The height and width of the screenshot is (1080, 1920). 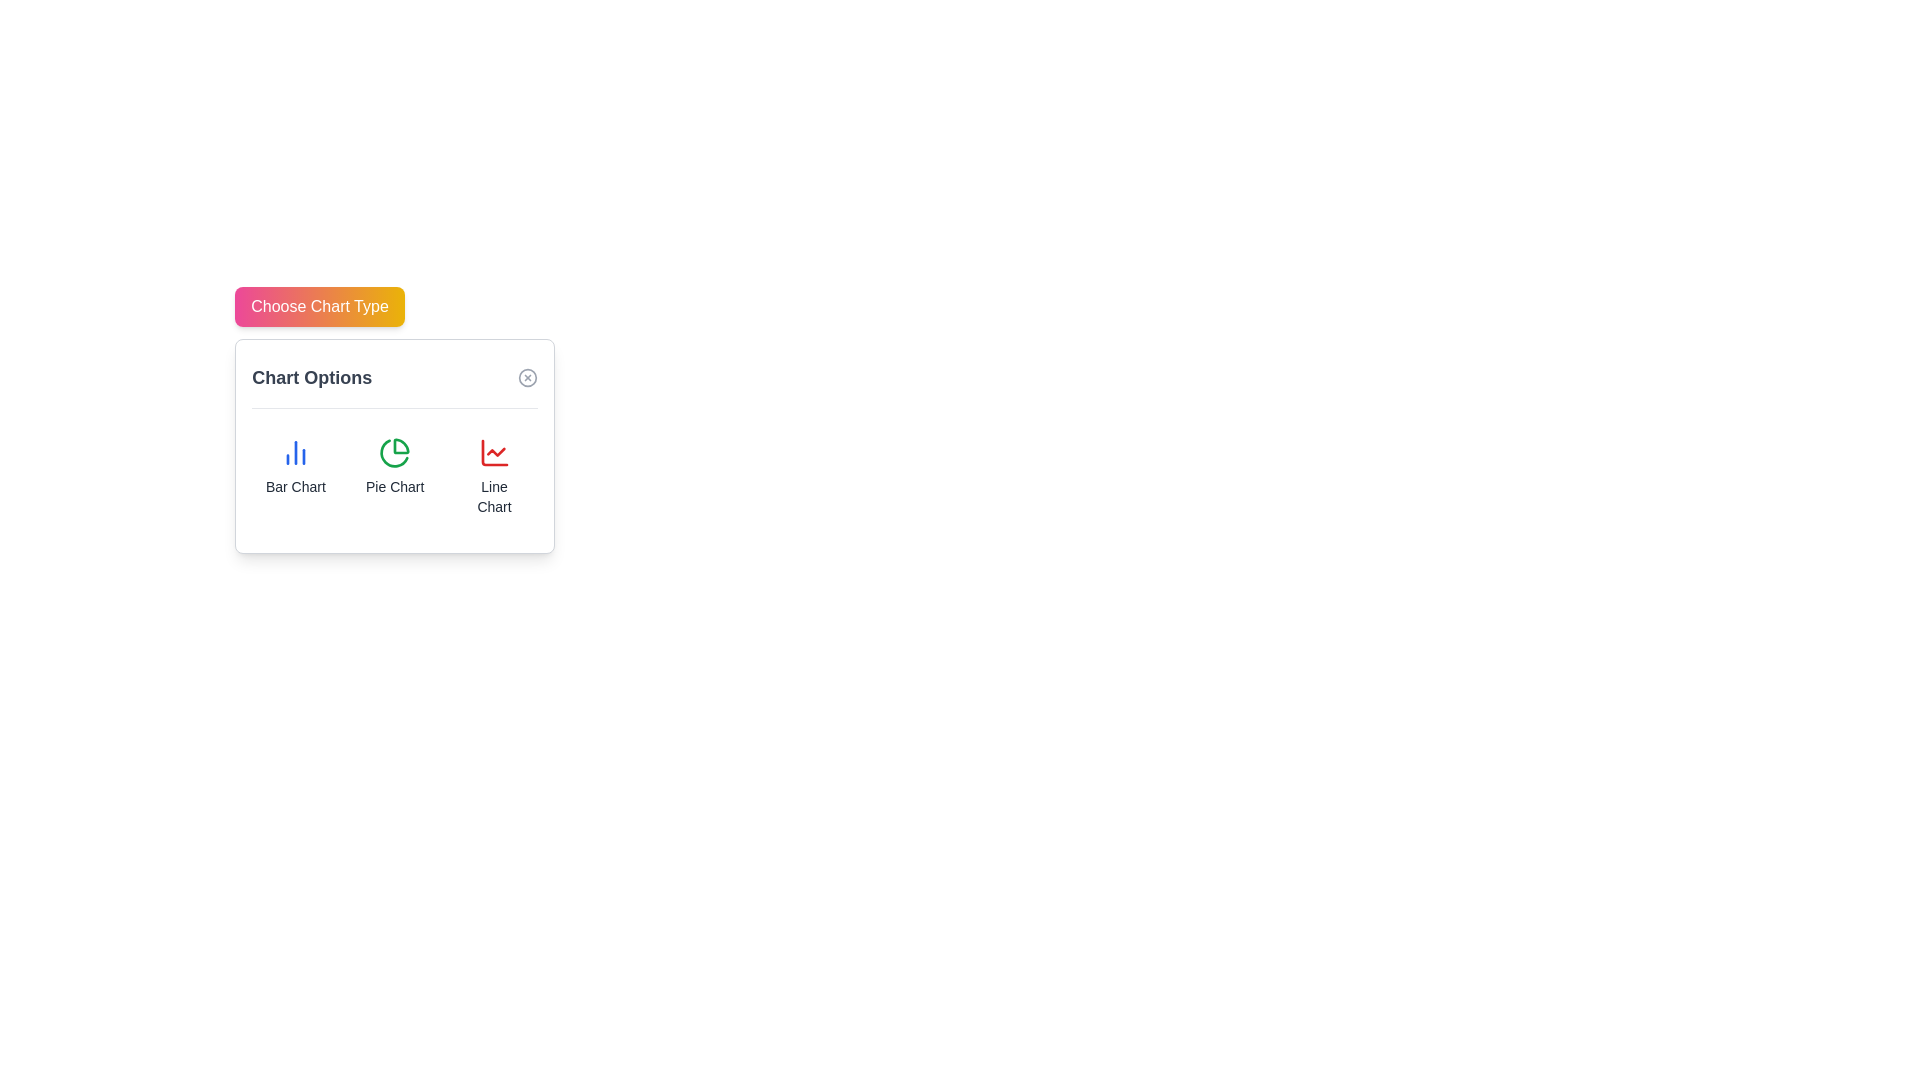 I want to click on the selection button for the 'Line Chart' option, which is the third button in a row of three under the 'Chart Options' heading, so click(x=494, y=477).